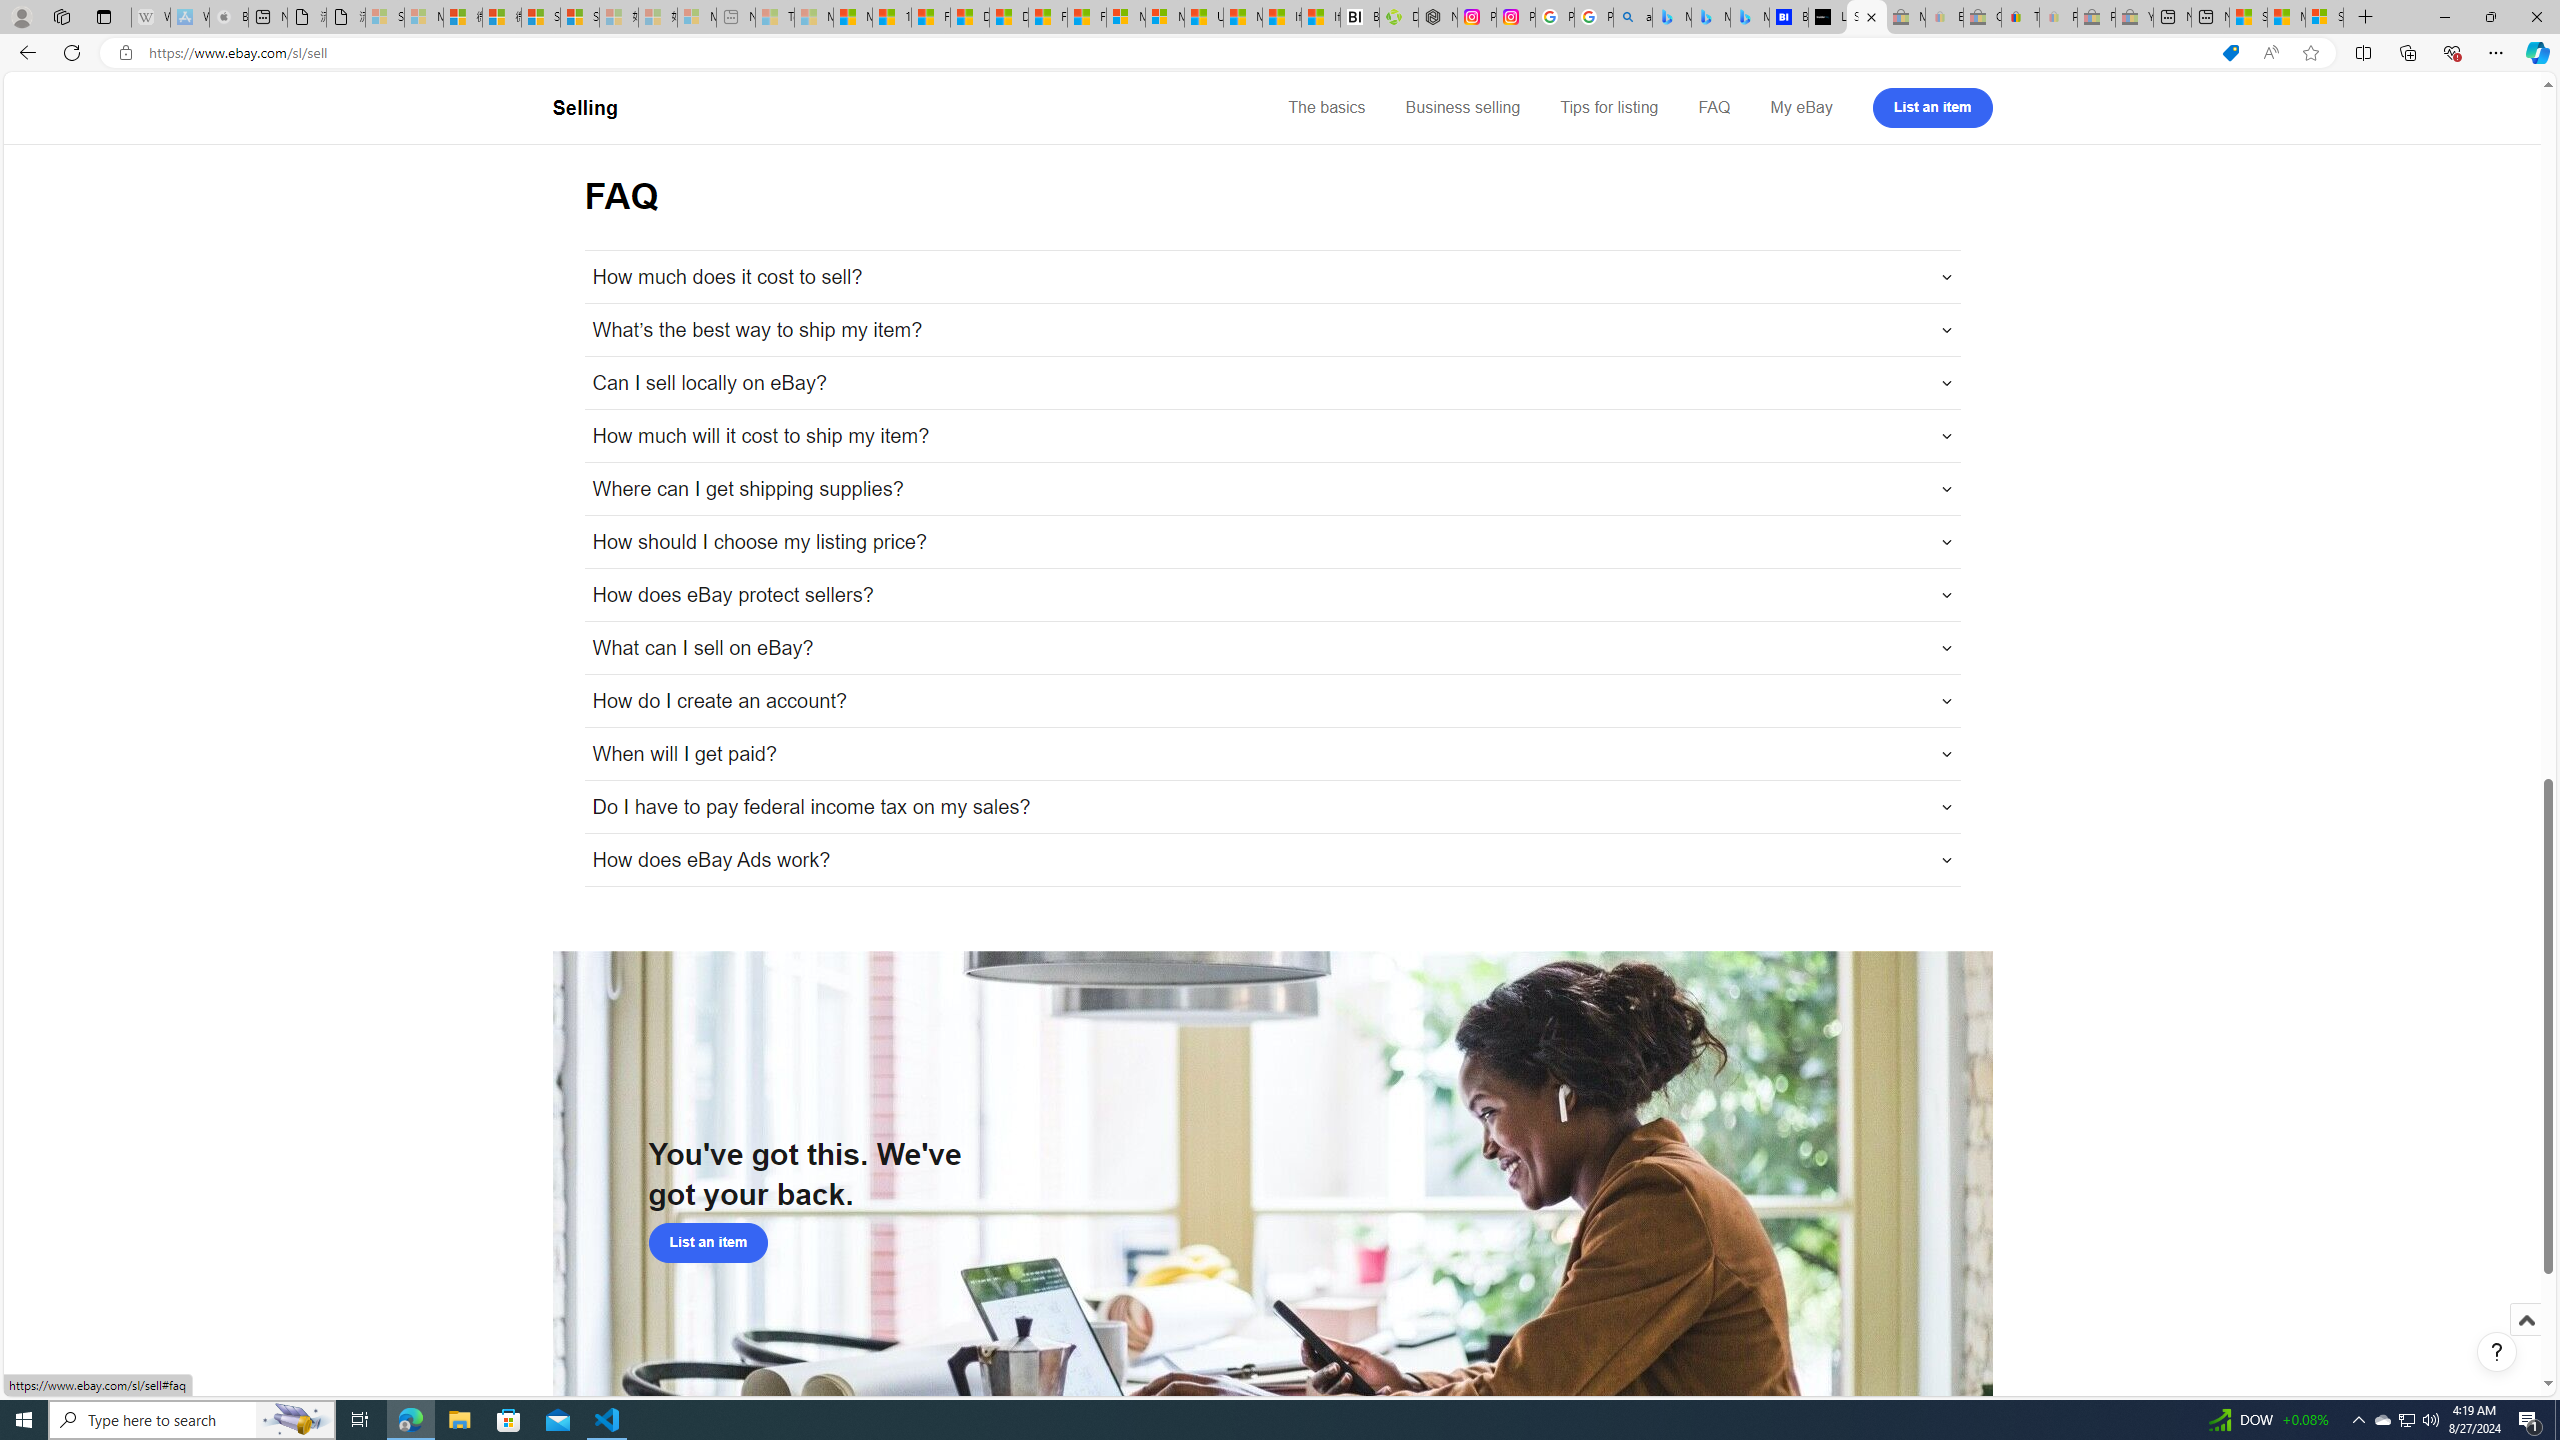 This screenshot has height=1440, width=2560. What do you see at coordinates (2058, 16) in the screenshot?
I see `'Payments Terms of Use | eBay.com - Sleeping'` at bounding box center [2058, 16].